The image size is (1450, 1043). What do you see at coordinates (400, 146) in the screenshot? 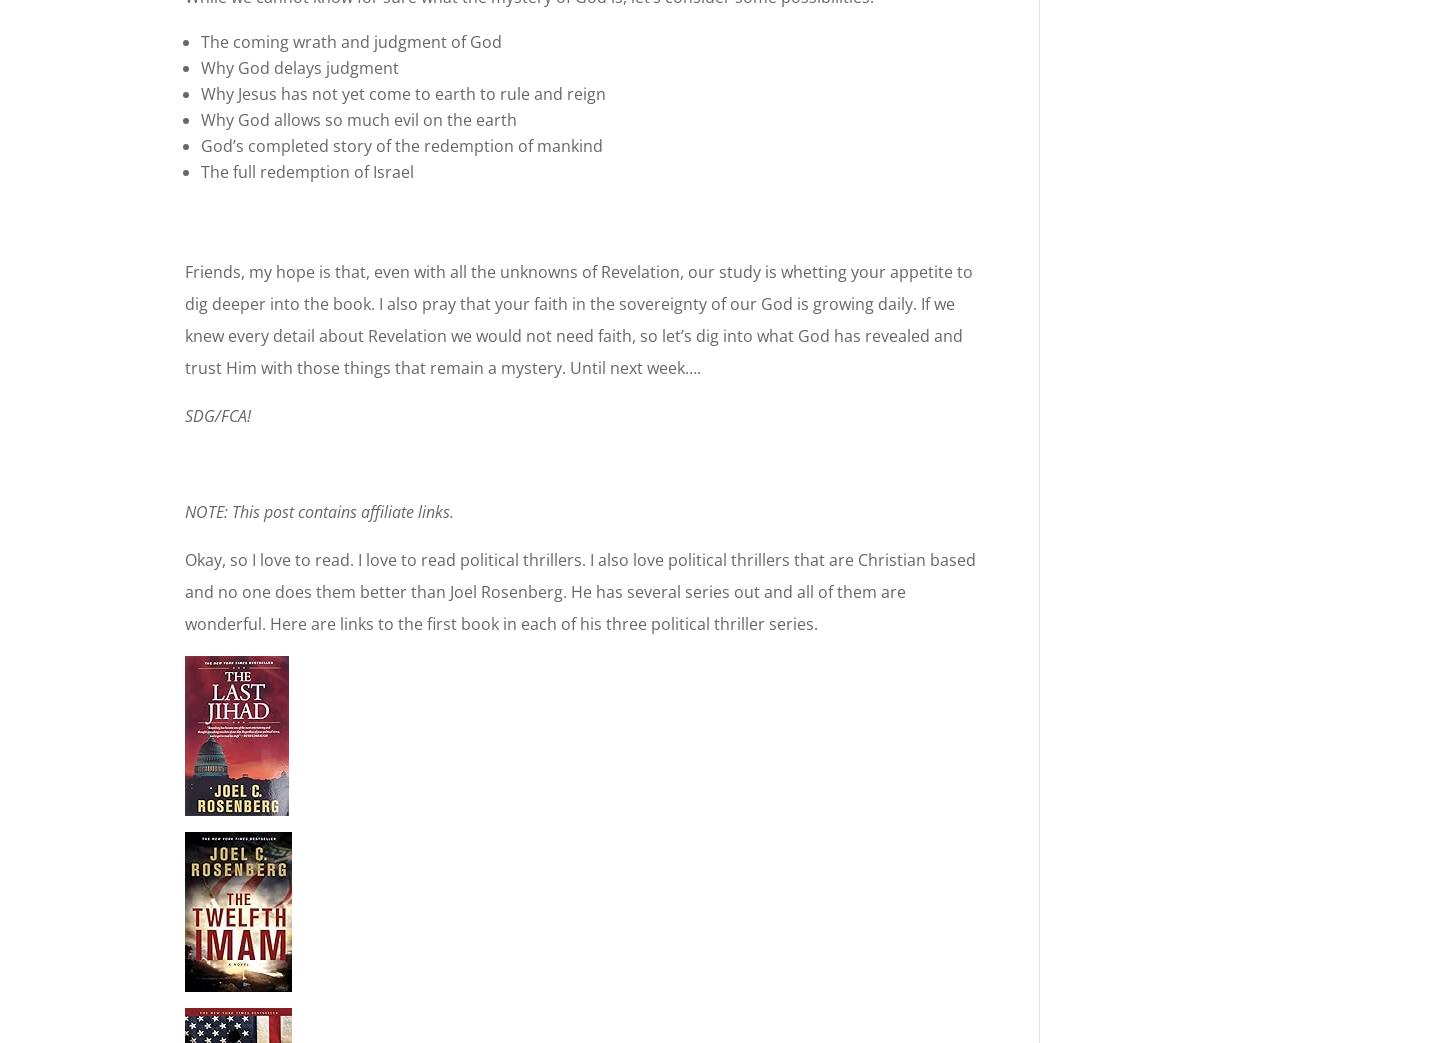
I see `'God’s completed story of the redemption of mankind'` at bounding box center [400, 146].